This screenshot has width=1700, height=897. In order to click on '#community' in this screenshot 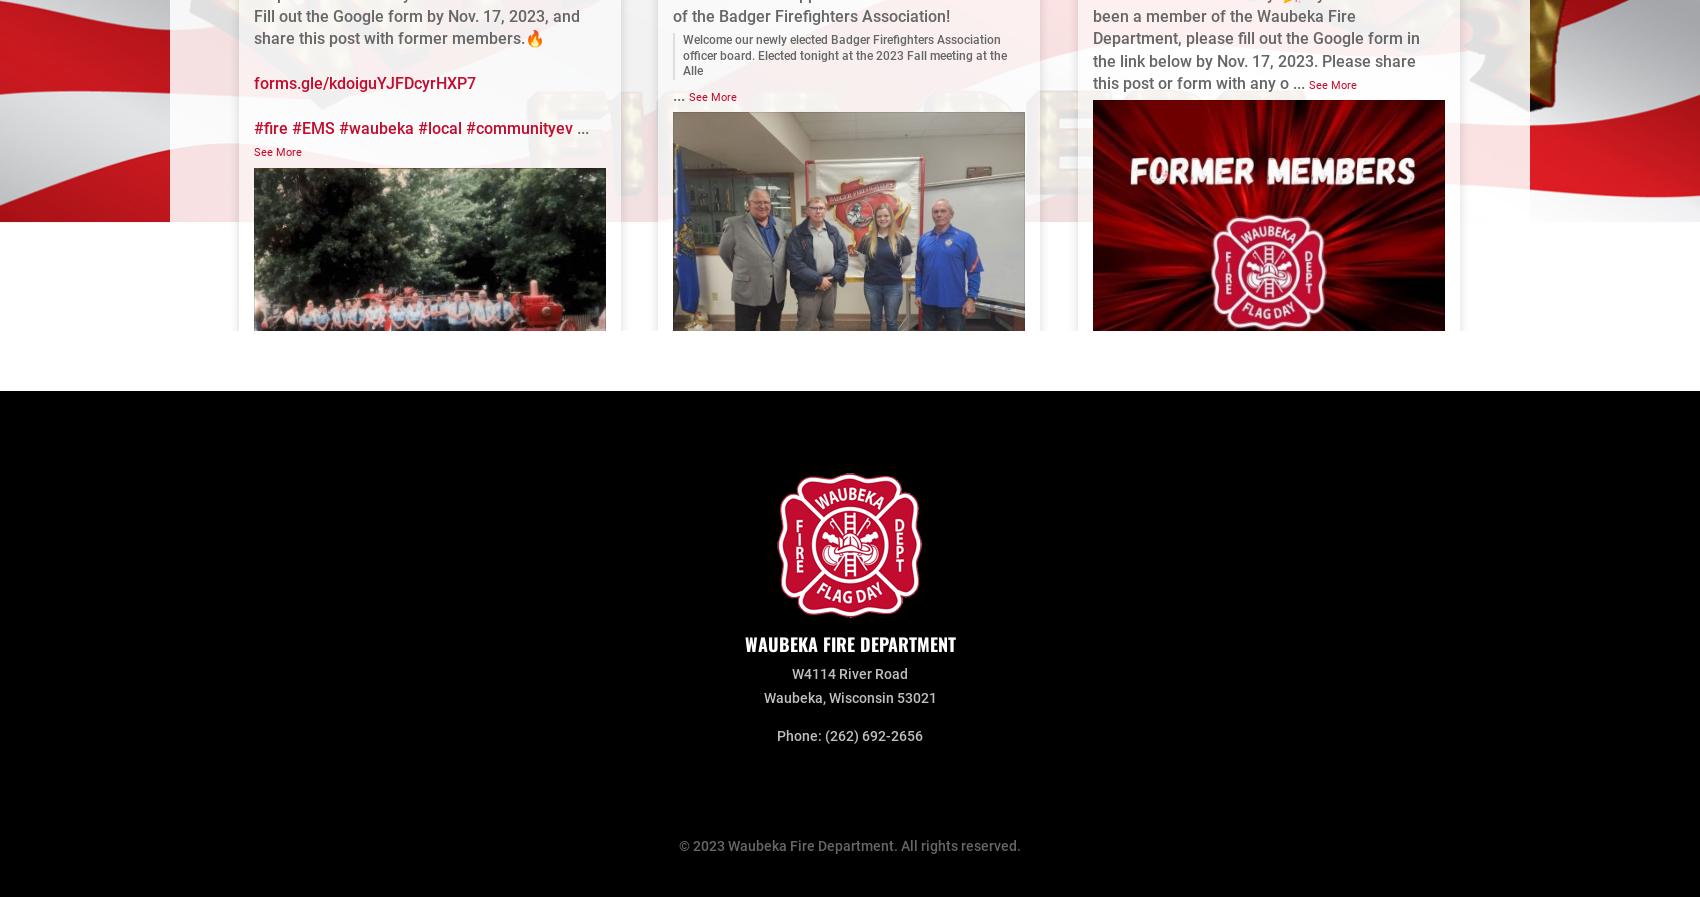, I will do `click(1145, 719)`.